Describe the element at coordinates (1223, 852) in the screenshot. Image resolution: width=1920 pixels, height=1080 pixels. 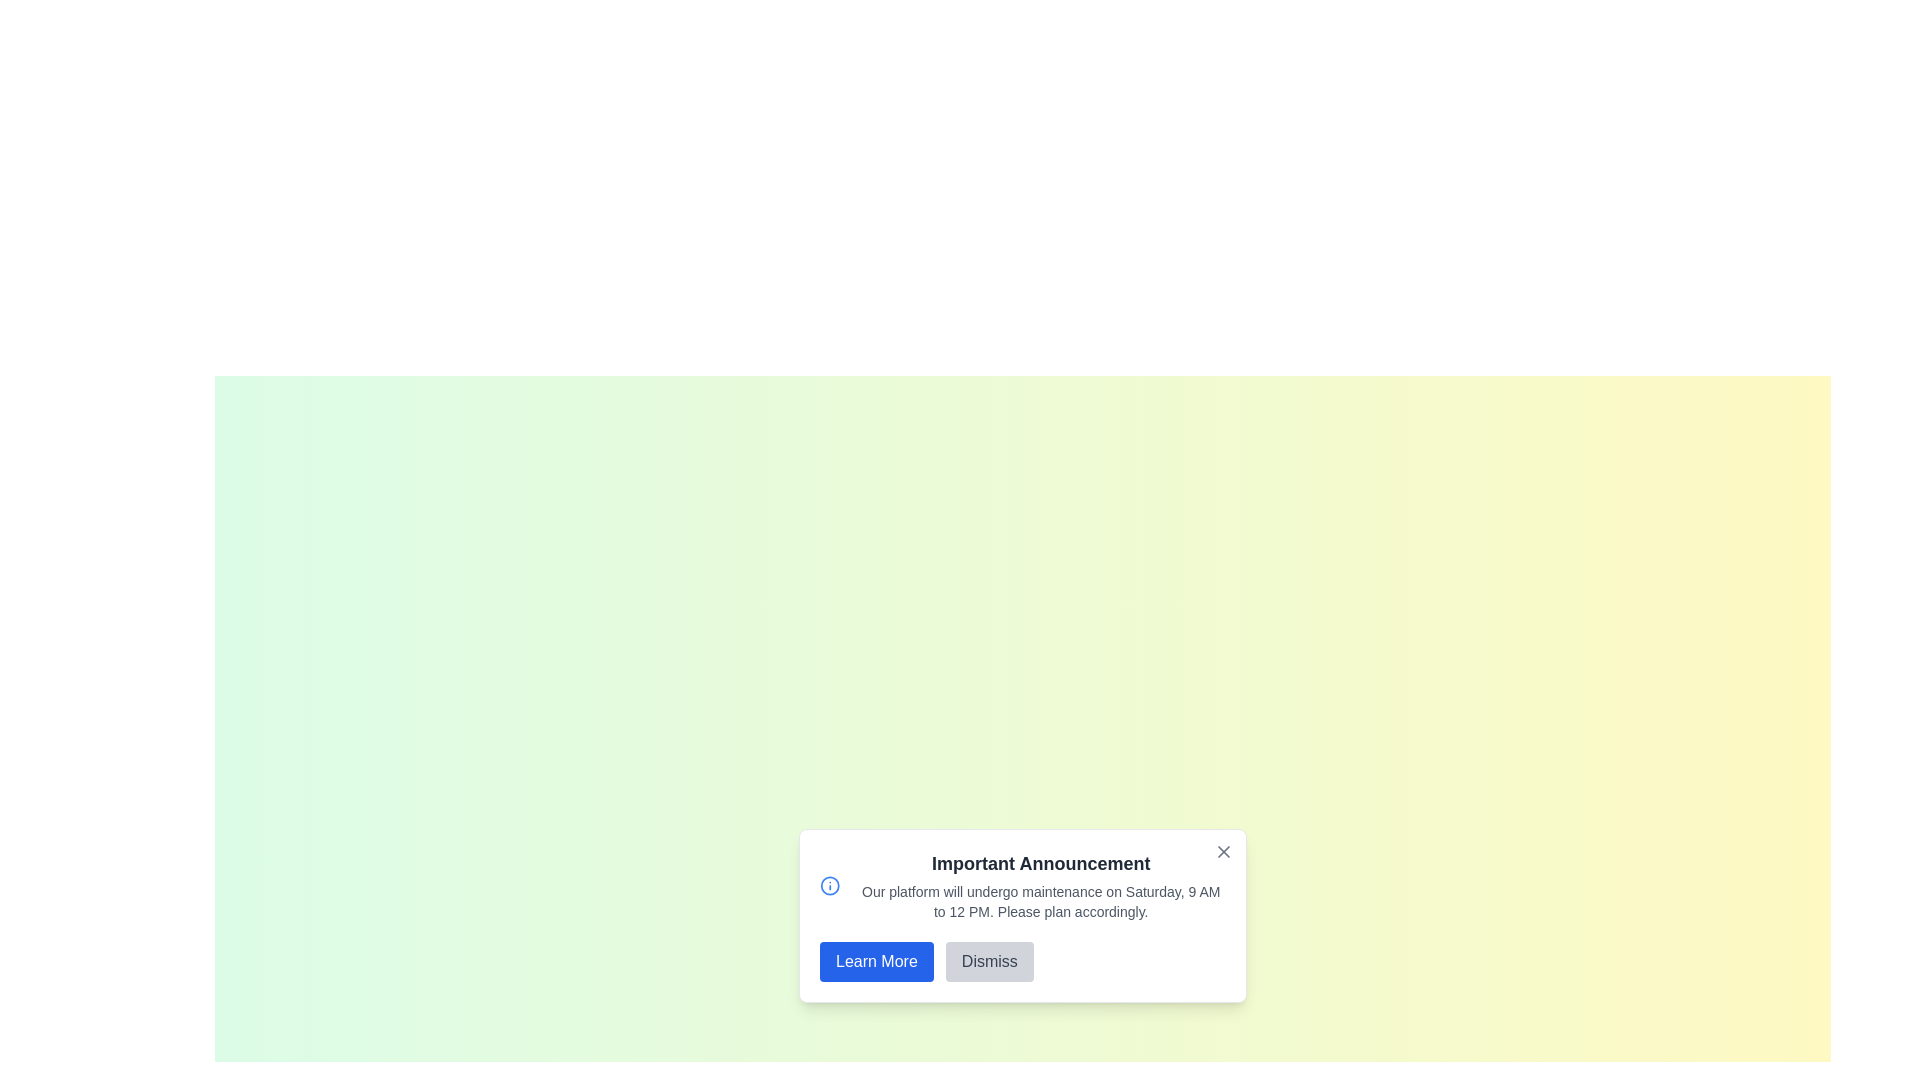
I see `the close button to dismiss the notification` at that location.